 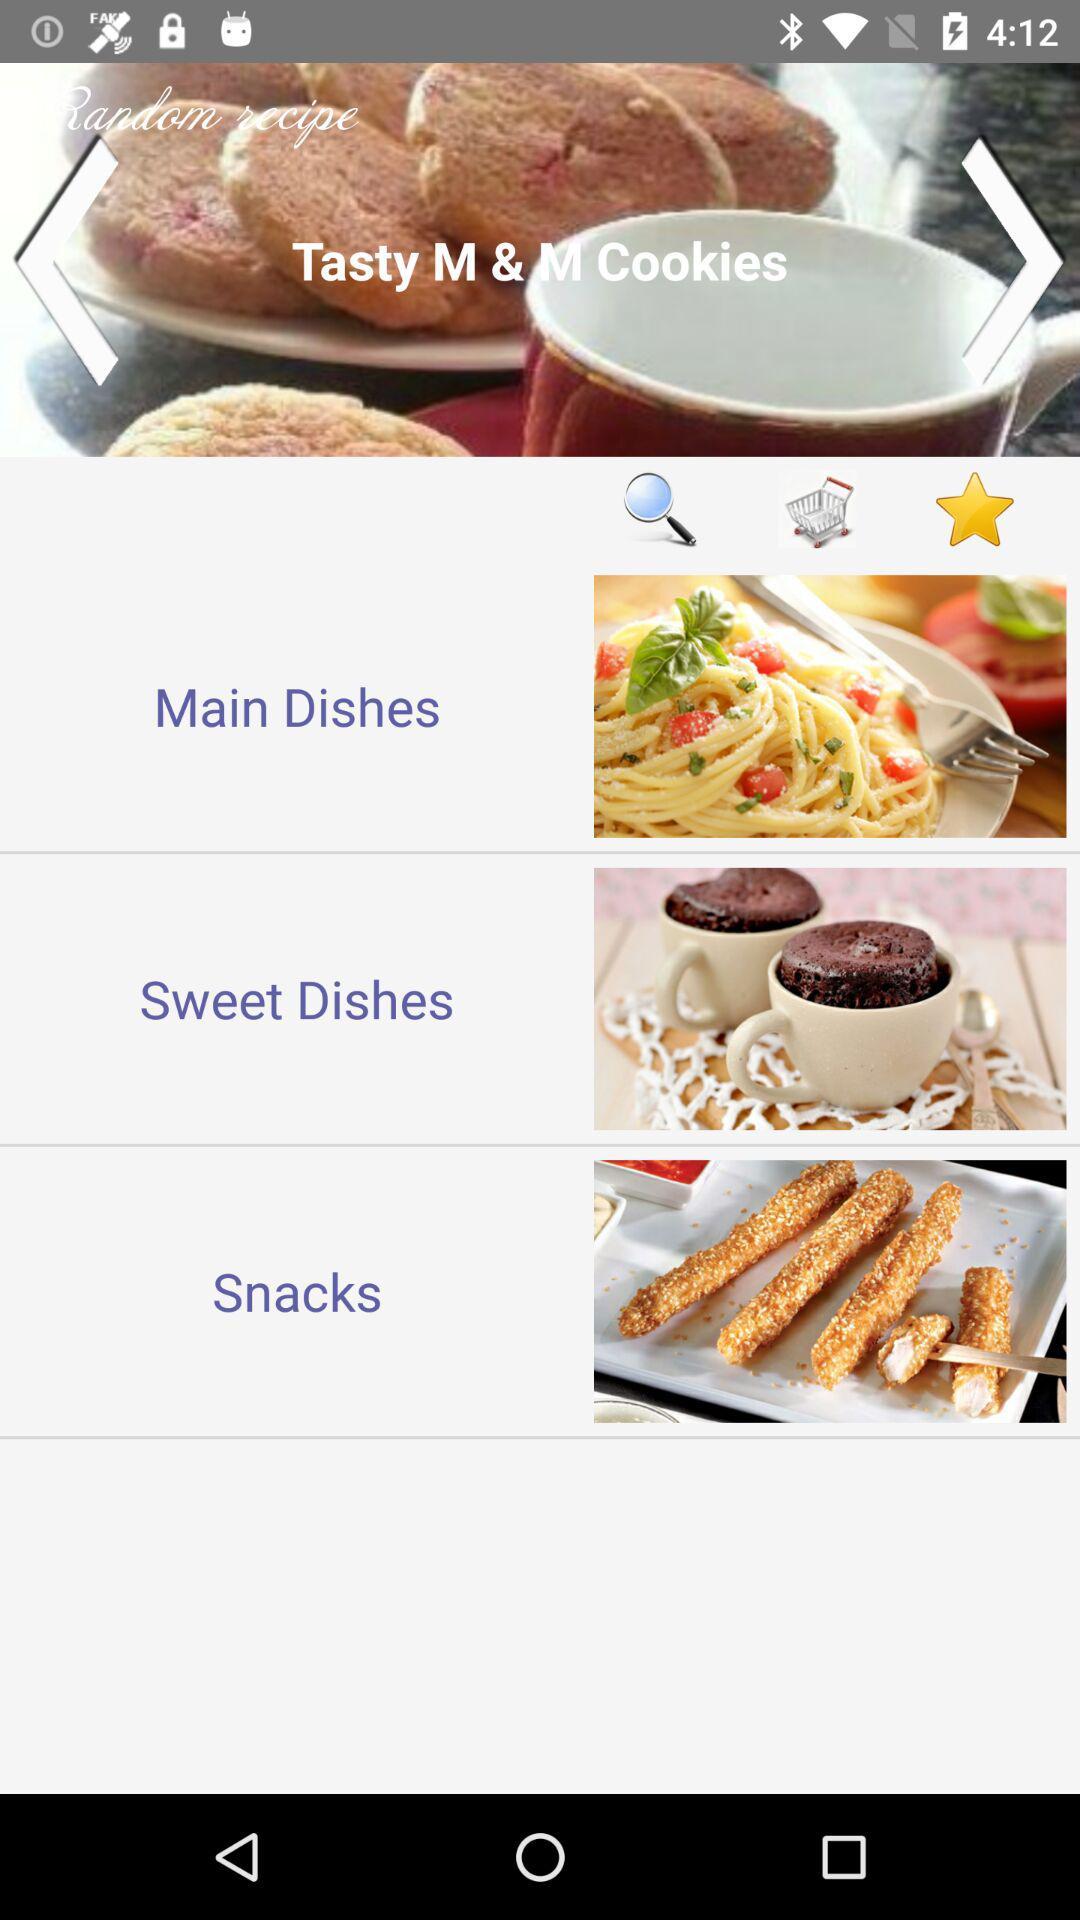 What do you see at coordinates (297, 706) in the screenshot?
I see `the icon above the sweet dishes item` at bounding box center [297, 706].